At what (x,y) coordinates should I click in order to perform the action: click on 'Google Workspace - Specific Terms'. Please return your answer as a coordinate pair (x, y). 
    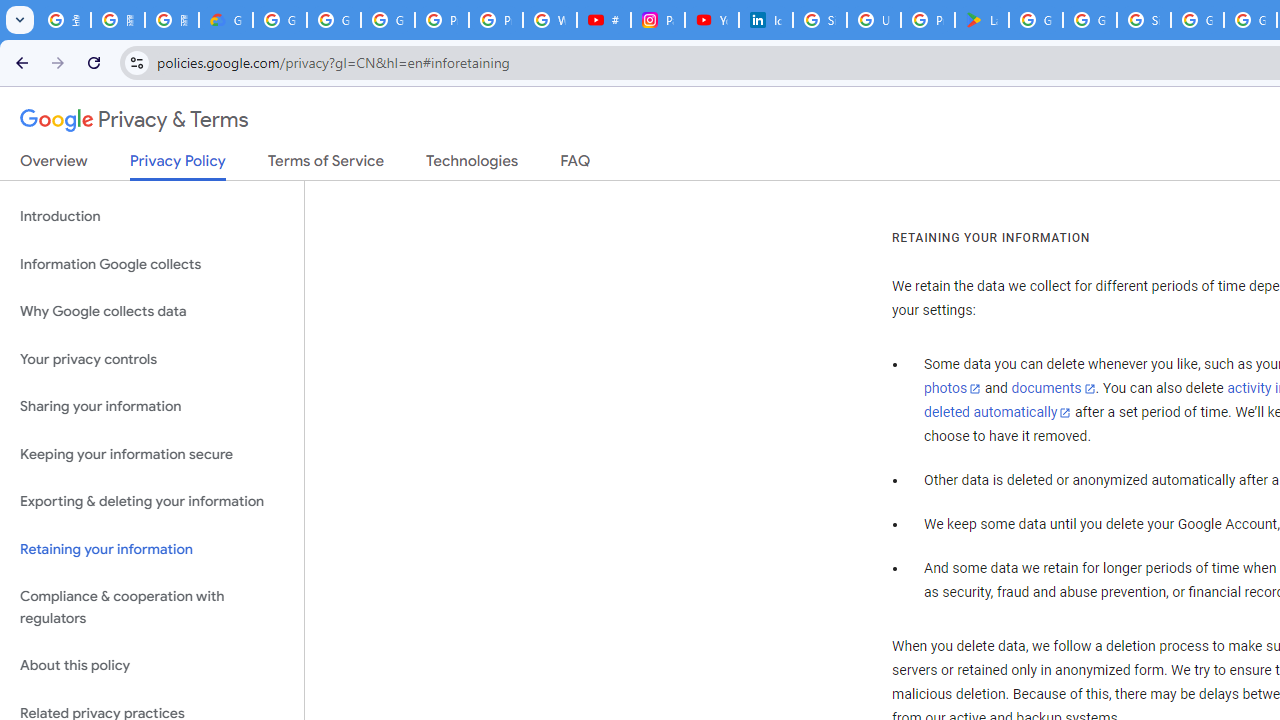
    Looking at the image, I should click on (1088, 20).